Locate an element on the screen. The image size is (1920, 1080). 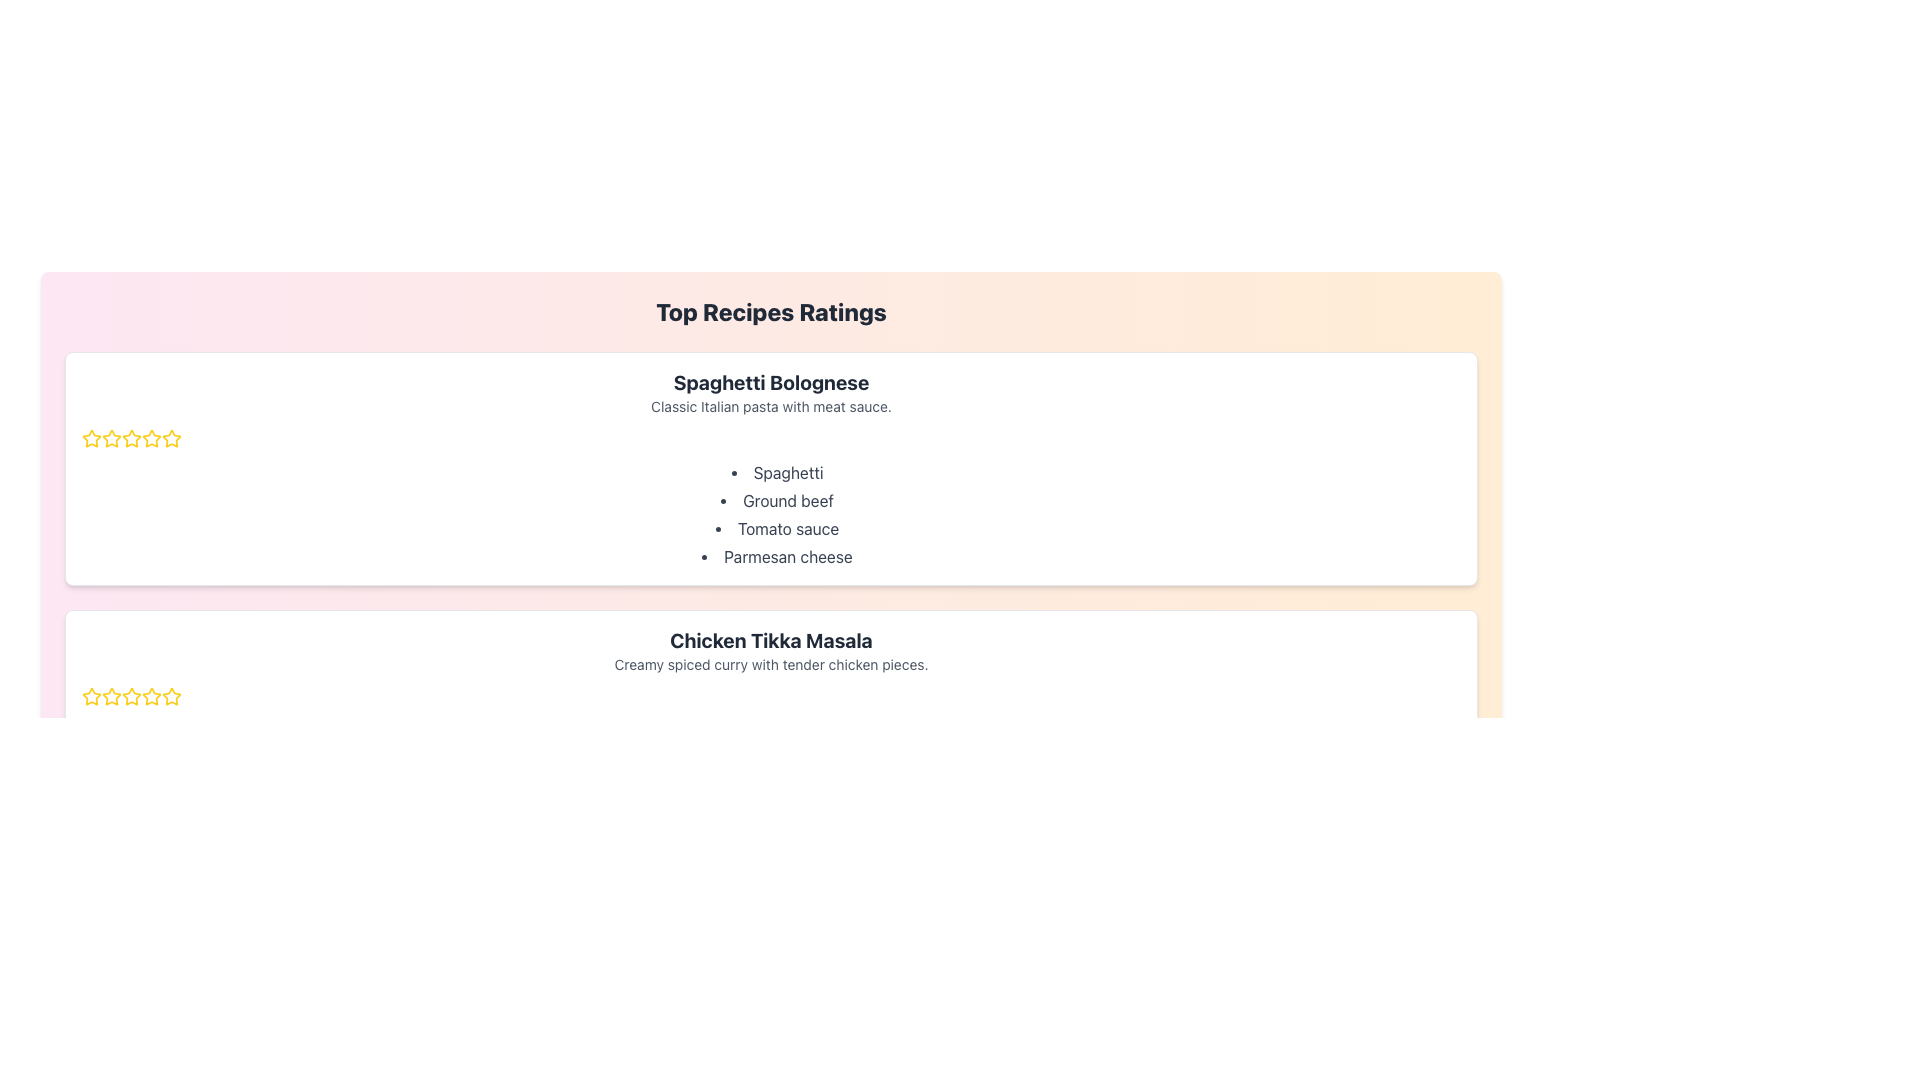
the second star icon in the 5-star rating system to rate it is located at coordinates (172, 437).